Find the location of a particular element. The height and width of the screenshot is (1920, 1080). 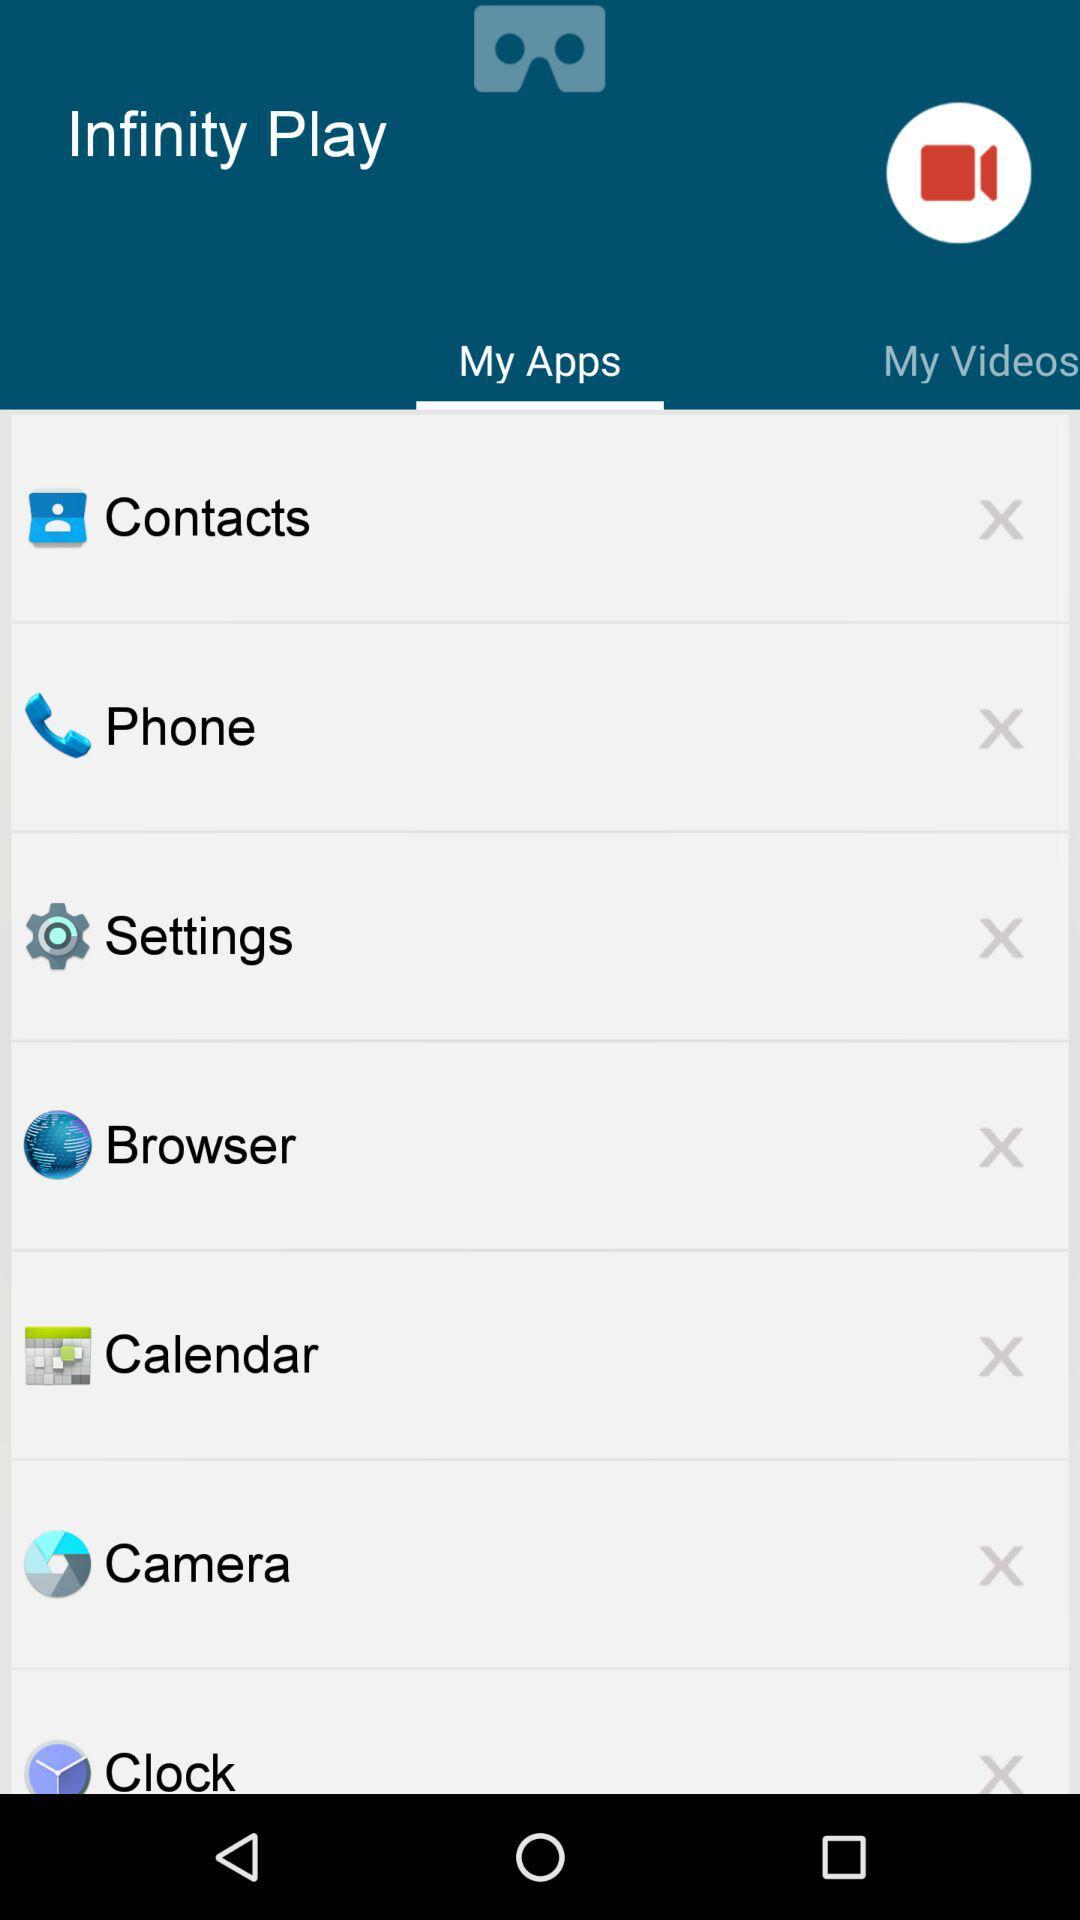

to delete is located at coordinates (1001, 1760).